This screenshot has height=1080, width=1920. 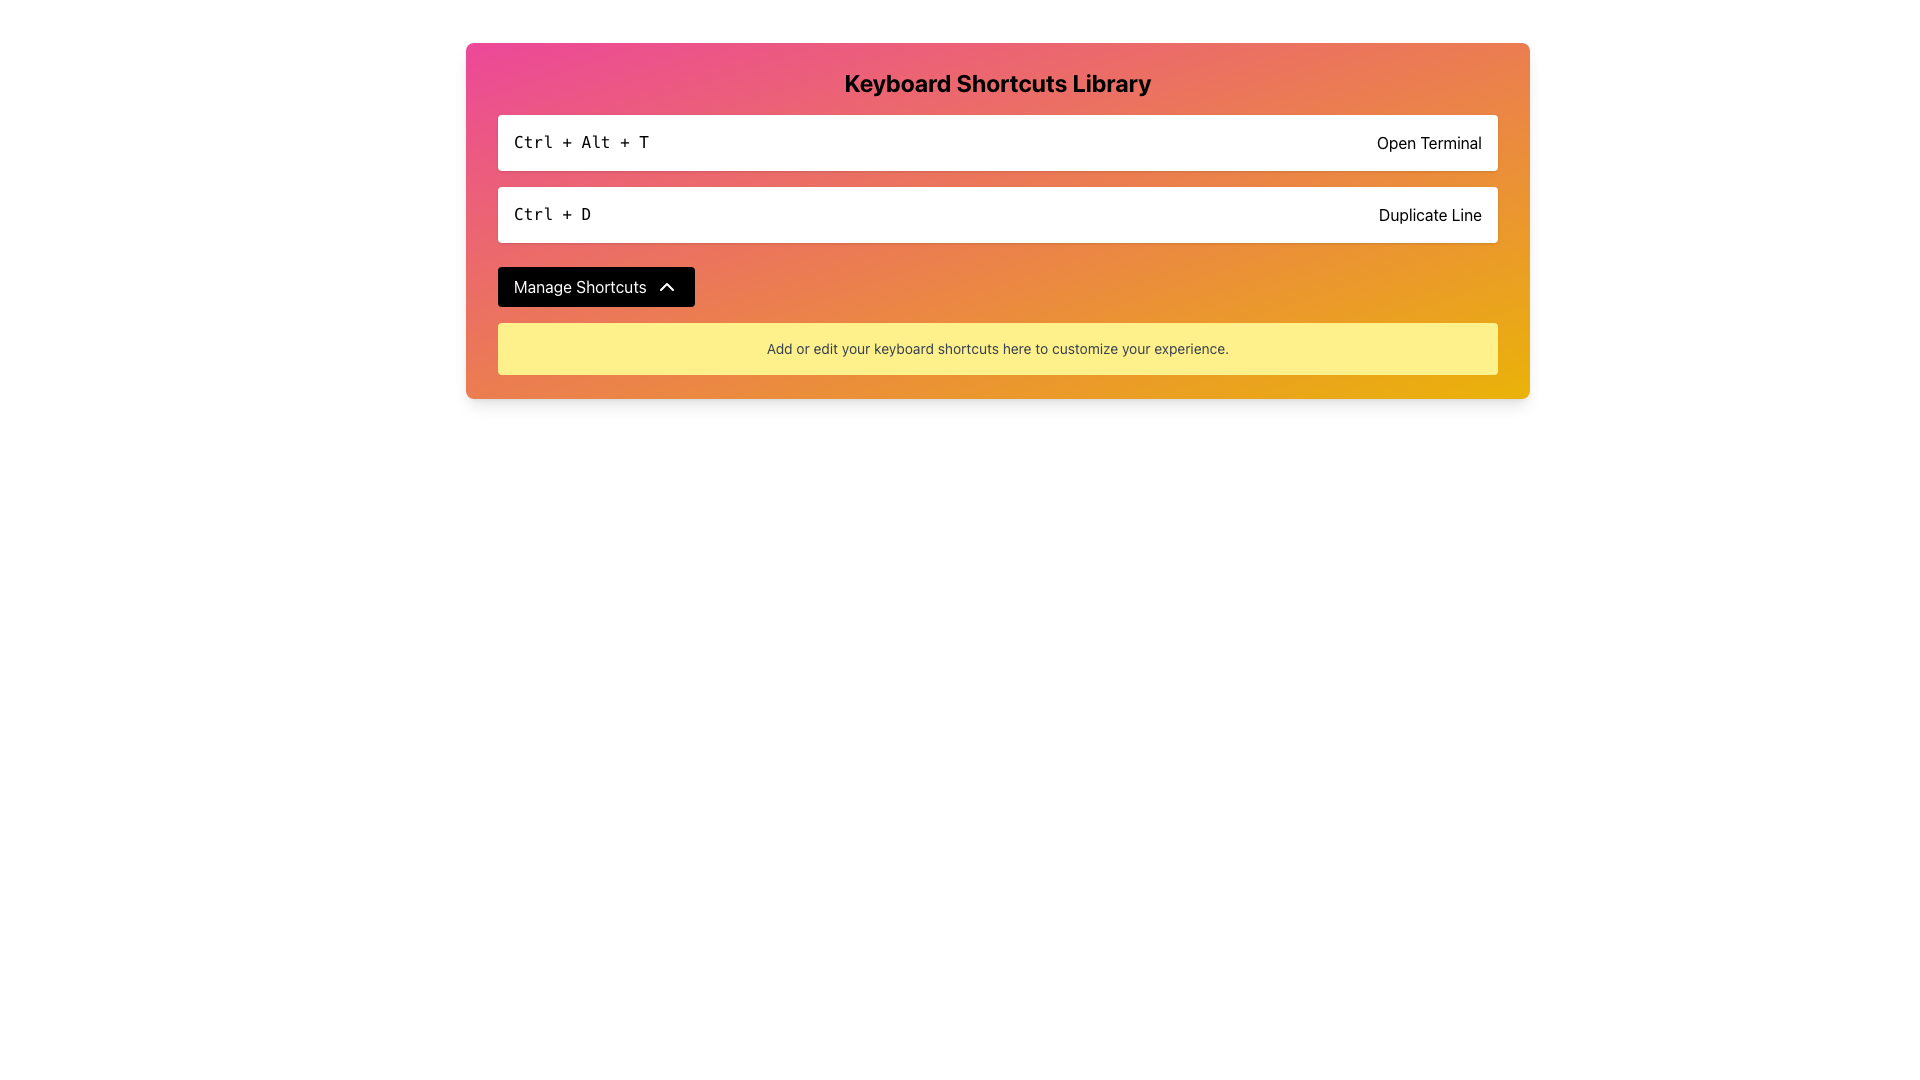 I want to click on informational text located within the yellow section of the 'Keyboard Shortcuts Library', positioned beneath the 'Manage Shortcuts' button, so click(x=998, y=347).